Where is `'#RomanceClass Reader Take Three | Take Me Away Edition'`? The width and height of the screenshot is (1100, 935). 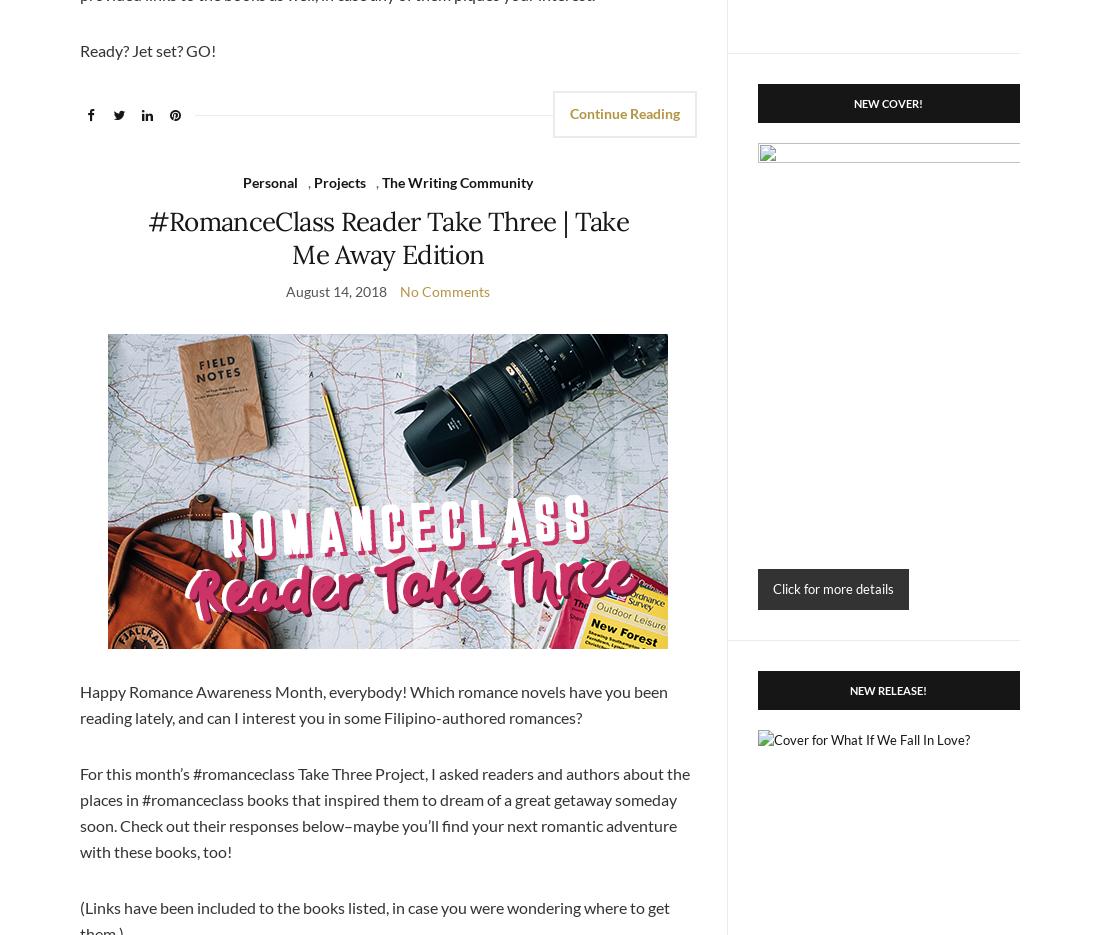 '#RomanceClass Reader Take Three | Take Me Away Edition' is located at coordinates (387, 237).